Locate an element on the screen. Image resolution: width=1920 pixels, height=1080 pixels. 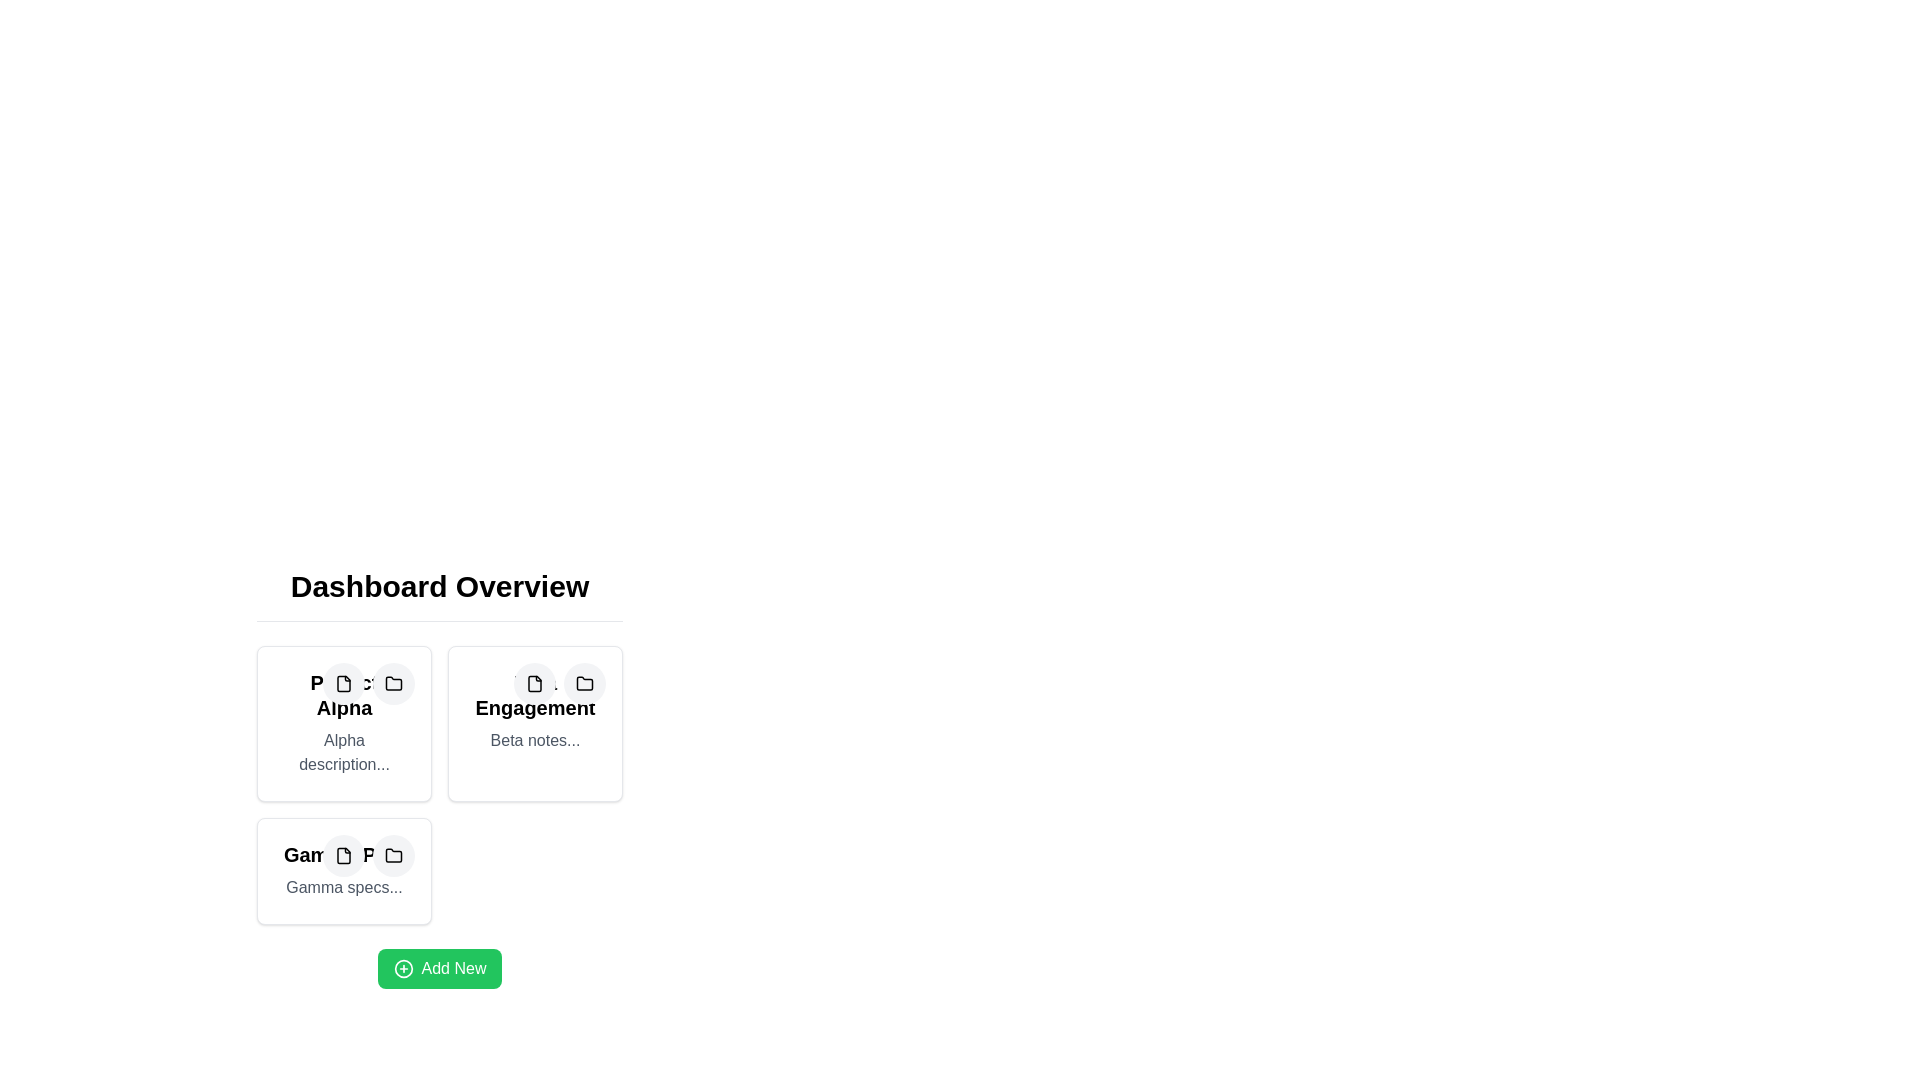
the 'Add New' button, which is a green button with white text and a circular plus icon on the left is located at coordinates (453, 967).